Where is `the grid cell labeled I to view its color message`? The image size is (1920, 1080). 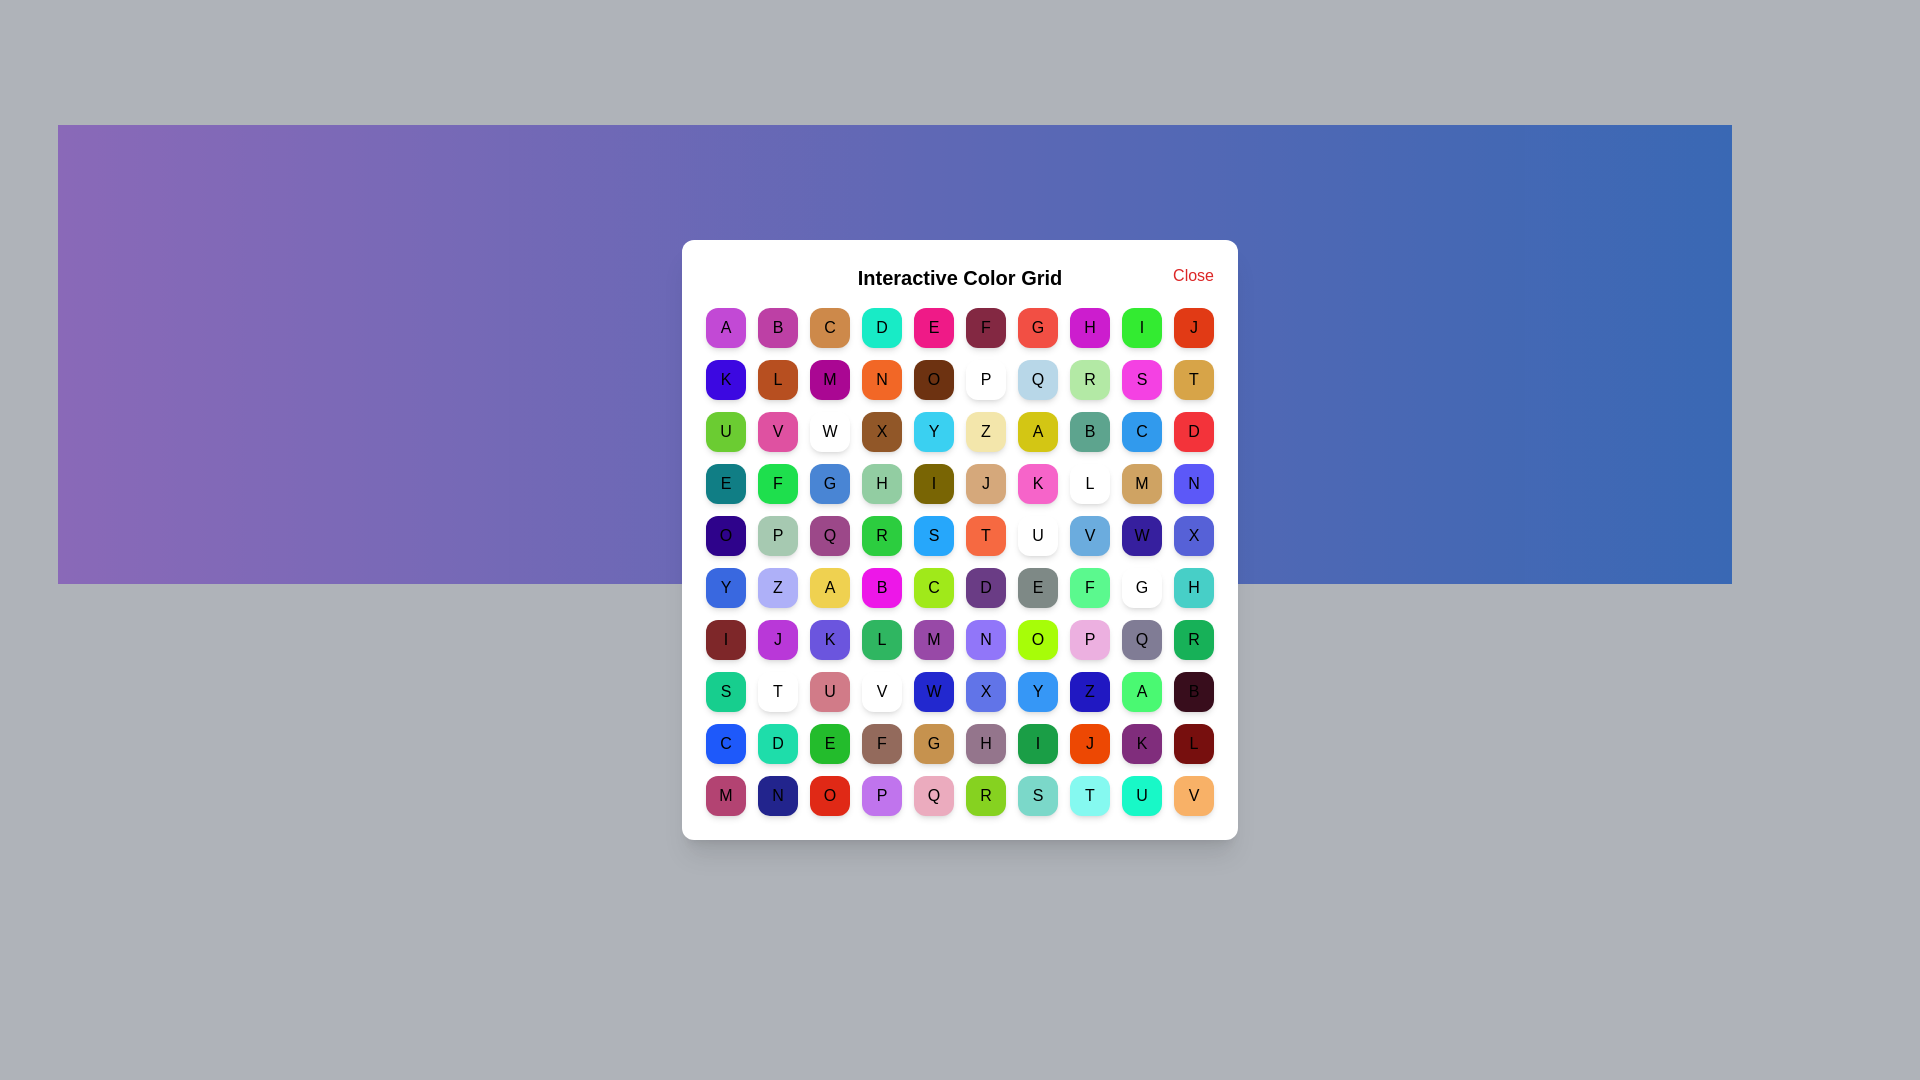 the grid cell labeled I to view its color message is located at coordinates (1142, 326).